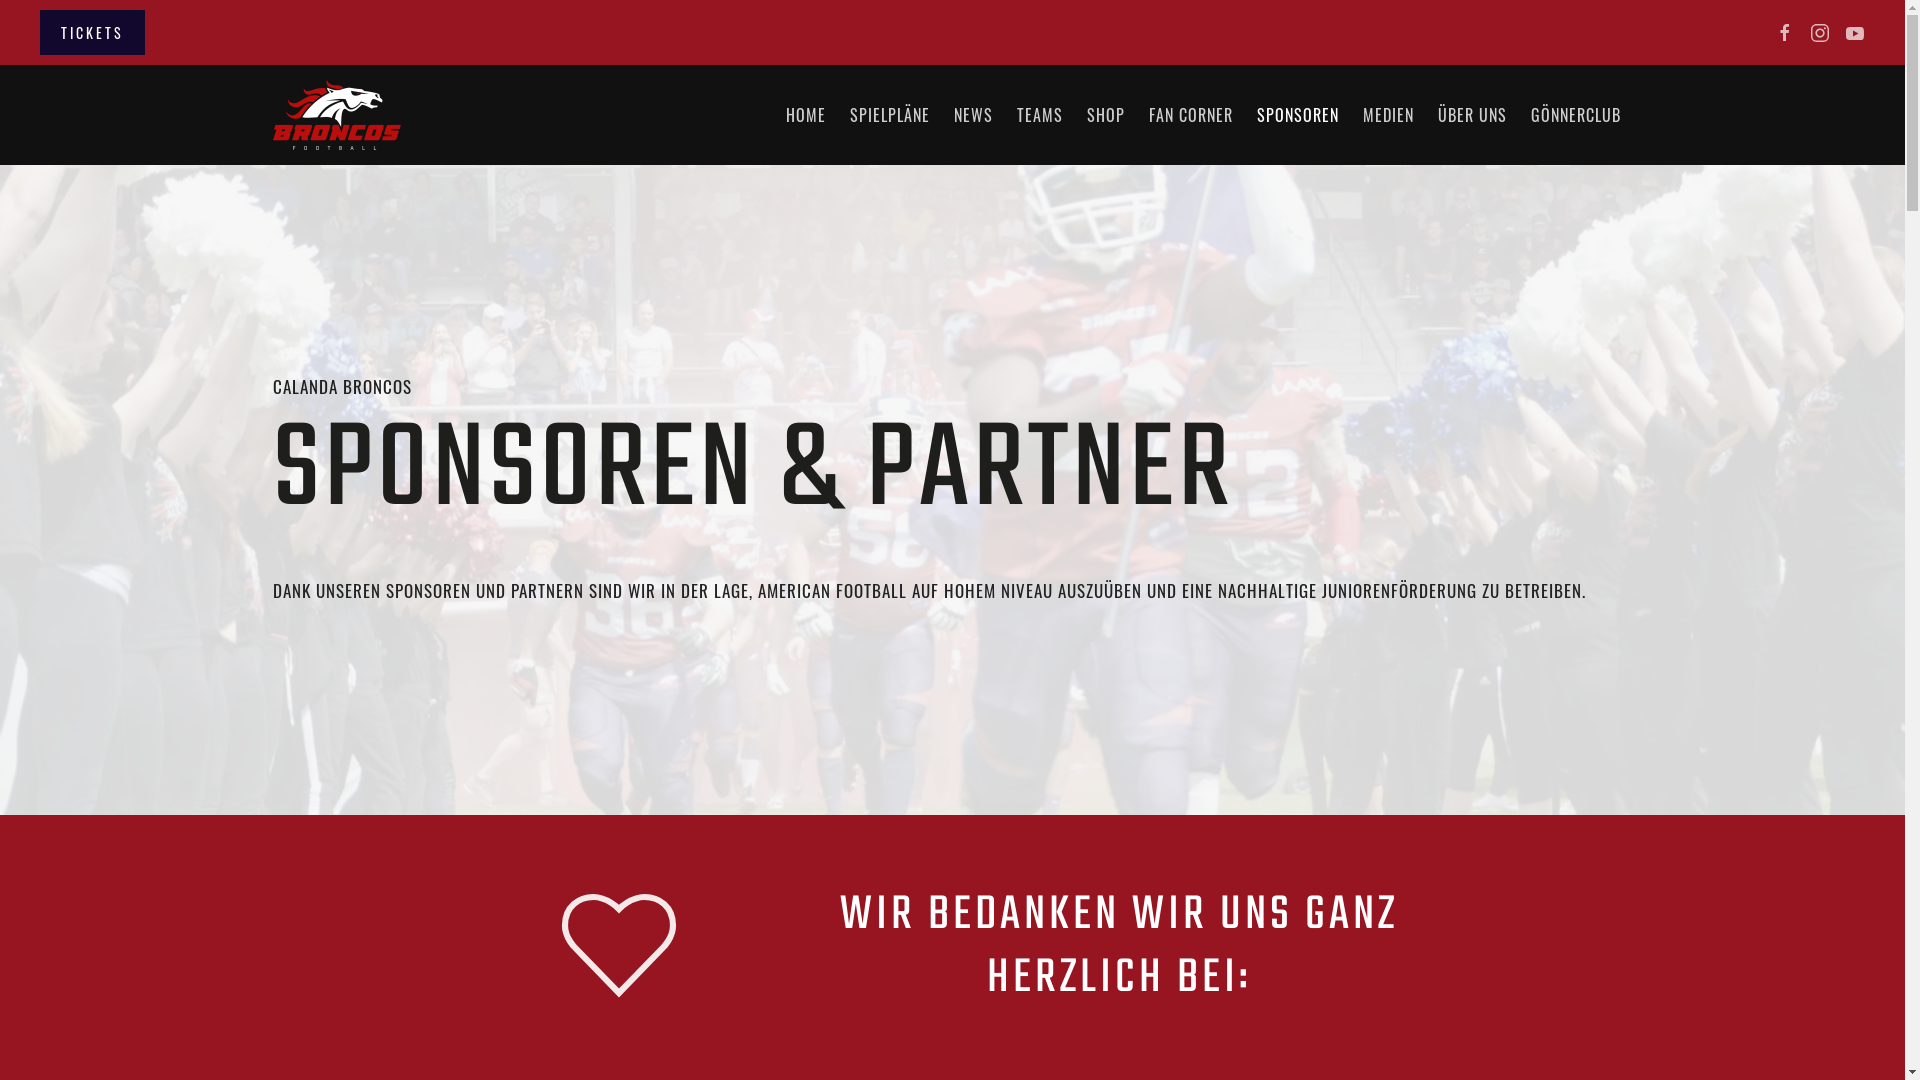 The image size is (1920, 1080). Describe the element at coordinates (973, 115) in the screenshot. I see `'NEWS'` at that location.